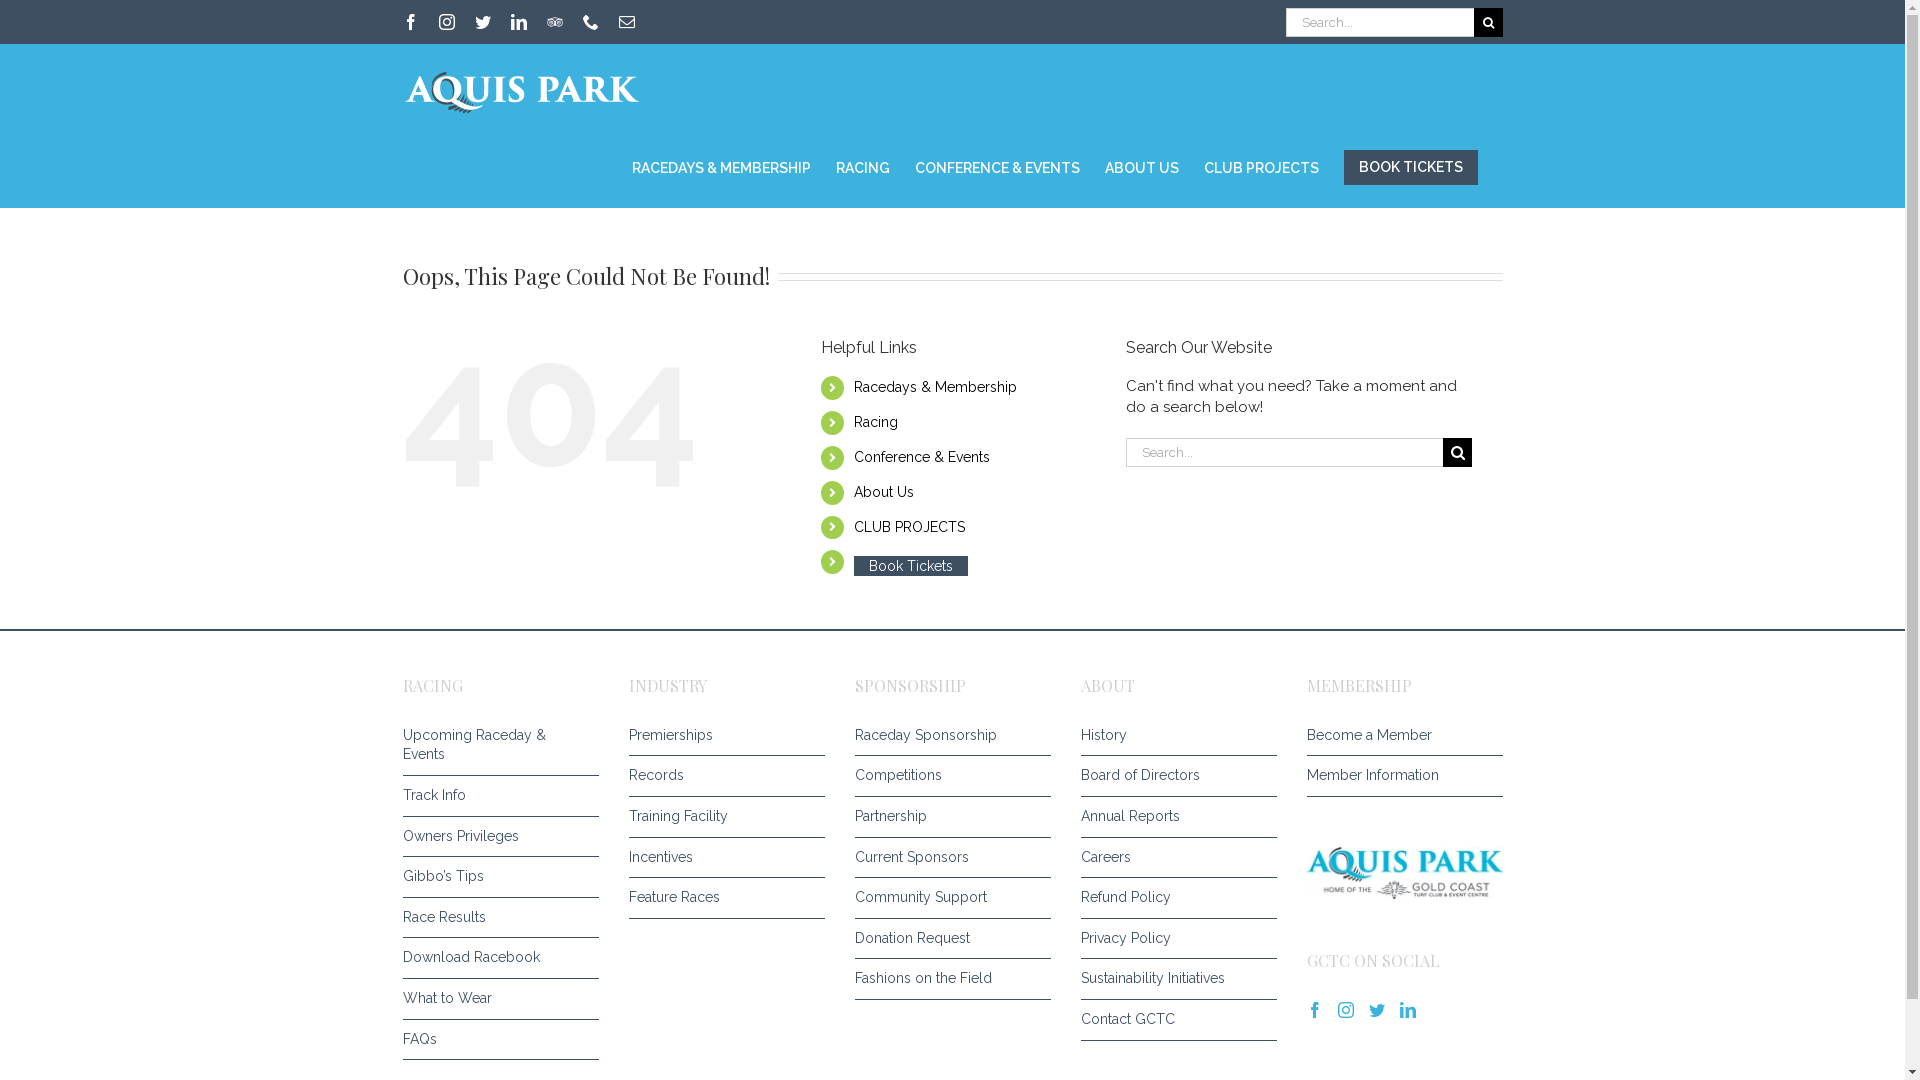  What do you see at coordinates (1172, 774) in the screenshot?
I see `'Board of Directors'` at bounding box center [1172, 774].